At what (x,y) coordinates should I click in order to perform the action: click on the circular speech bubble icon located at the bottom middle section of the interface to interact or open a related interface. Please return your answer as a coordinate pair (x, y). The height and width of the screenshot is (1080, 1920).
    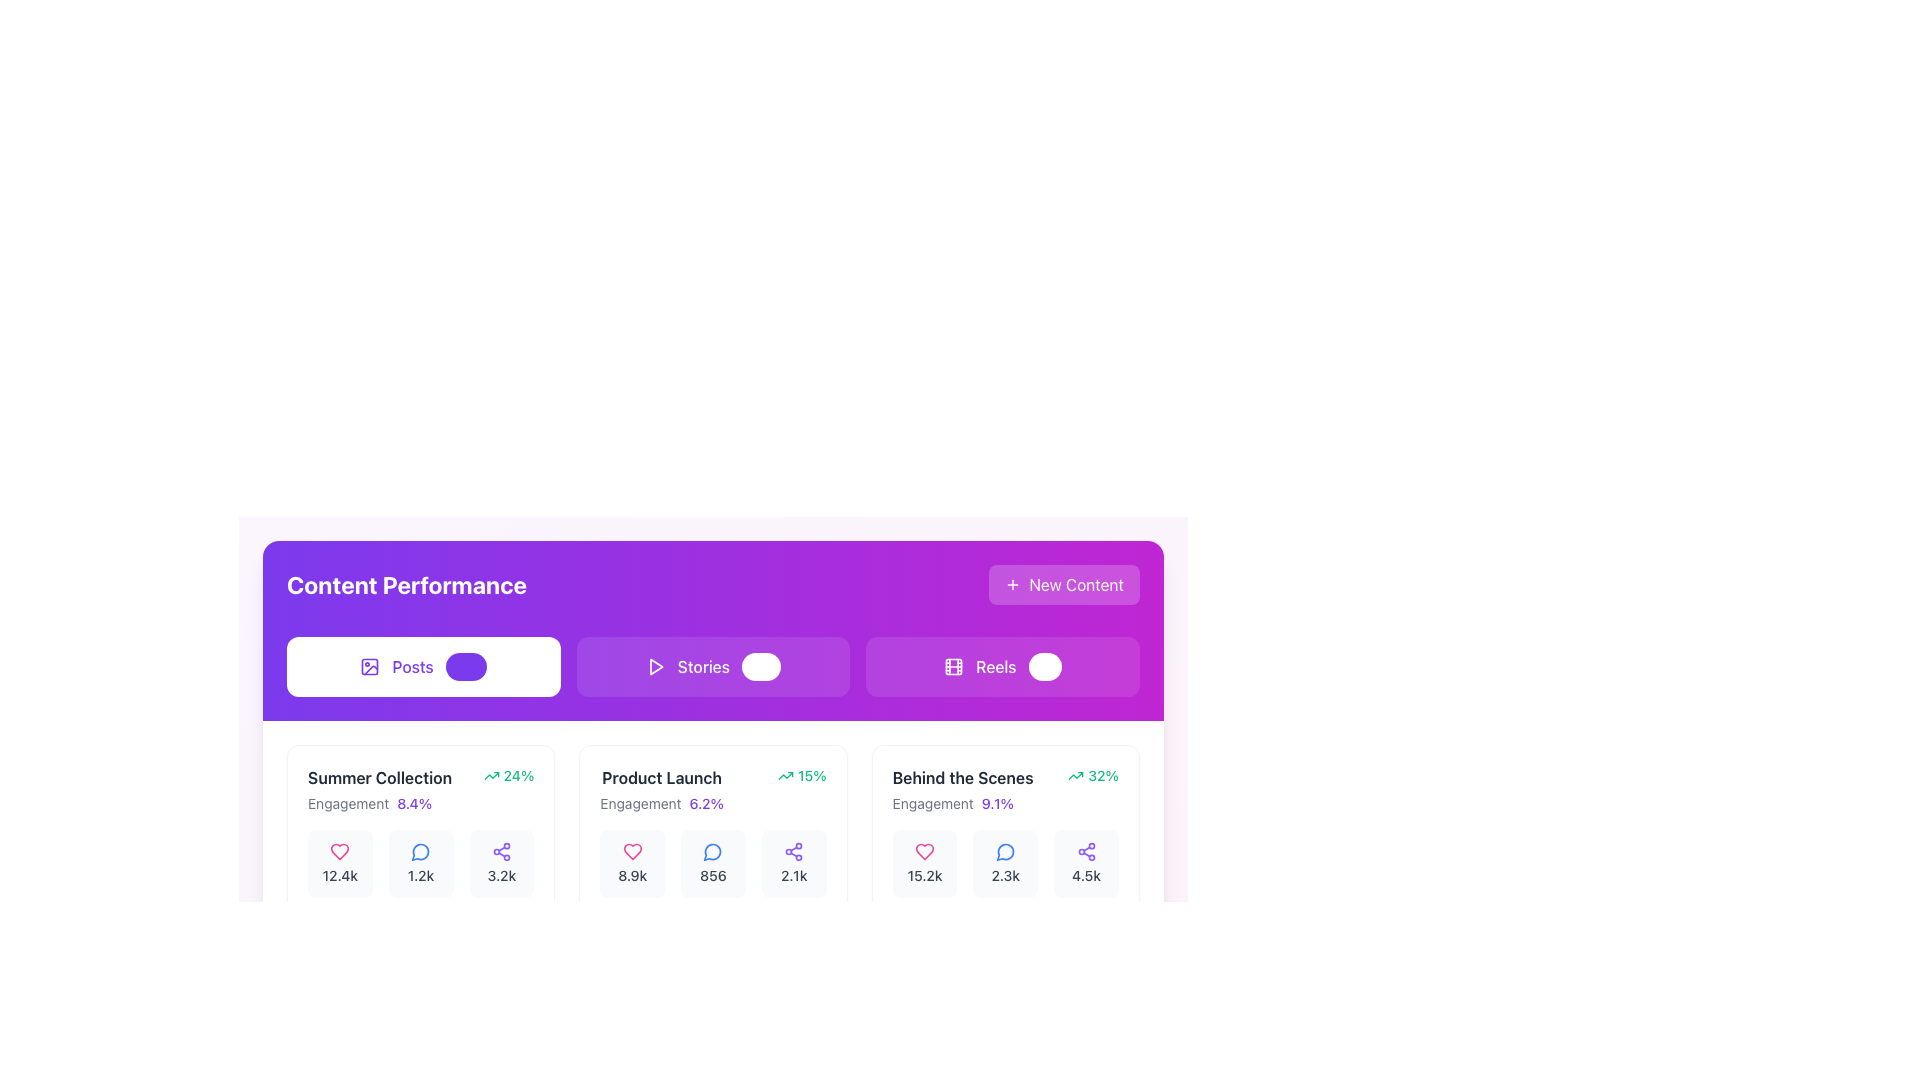
    Looking at the image, I should click on (419, 852).